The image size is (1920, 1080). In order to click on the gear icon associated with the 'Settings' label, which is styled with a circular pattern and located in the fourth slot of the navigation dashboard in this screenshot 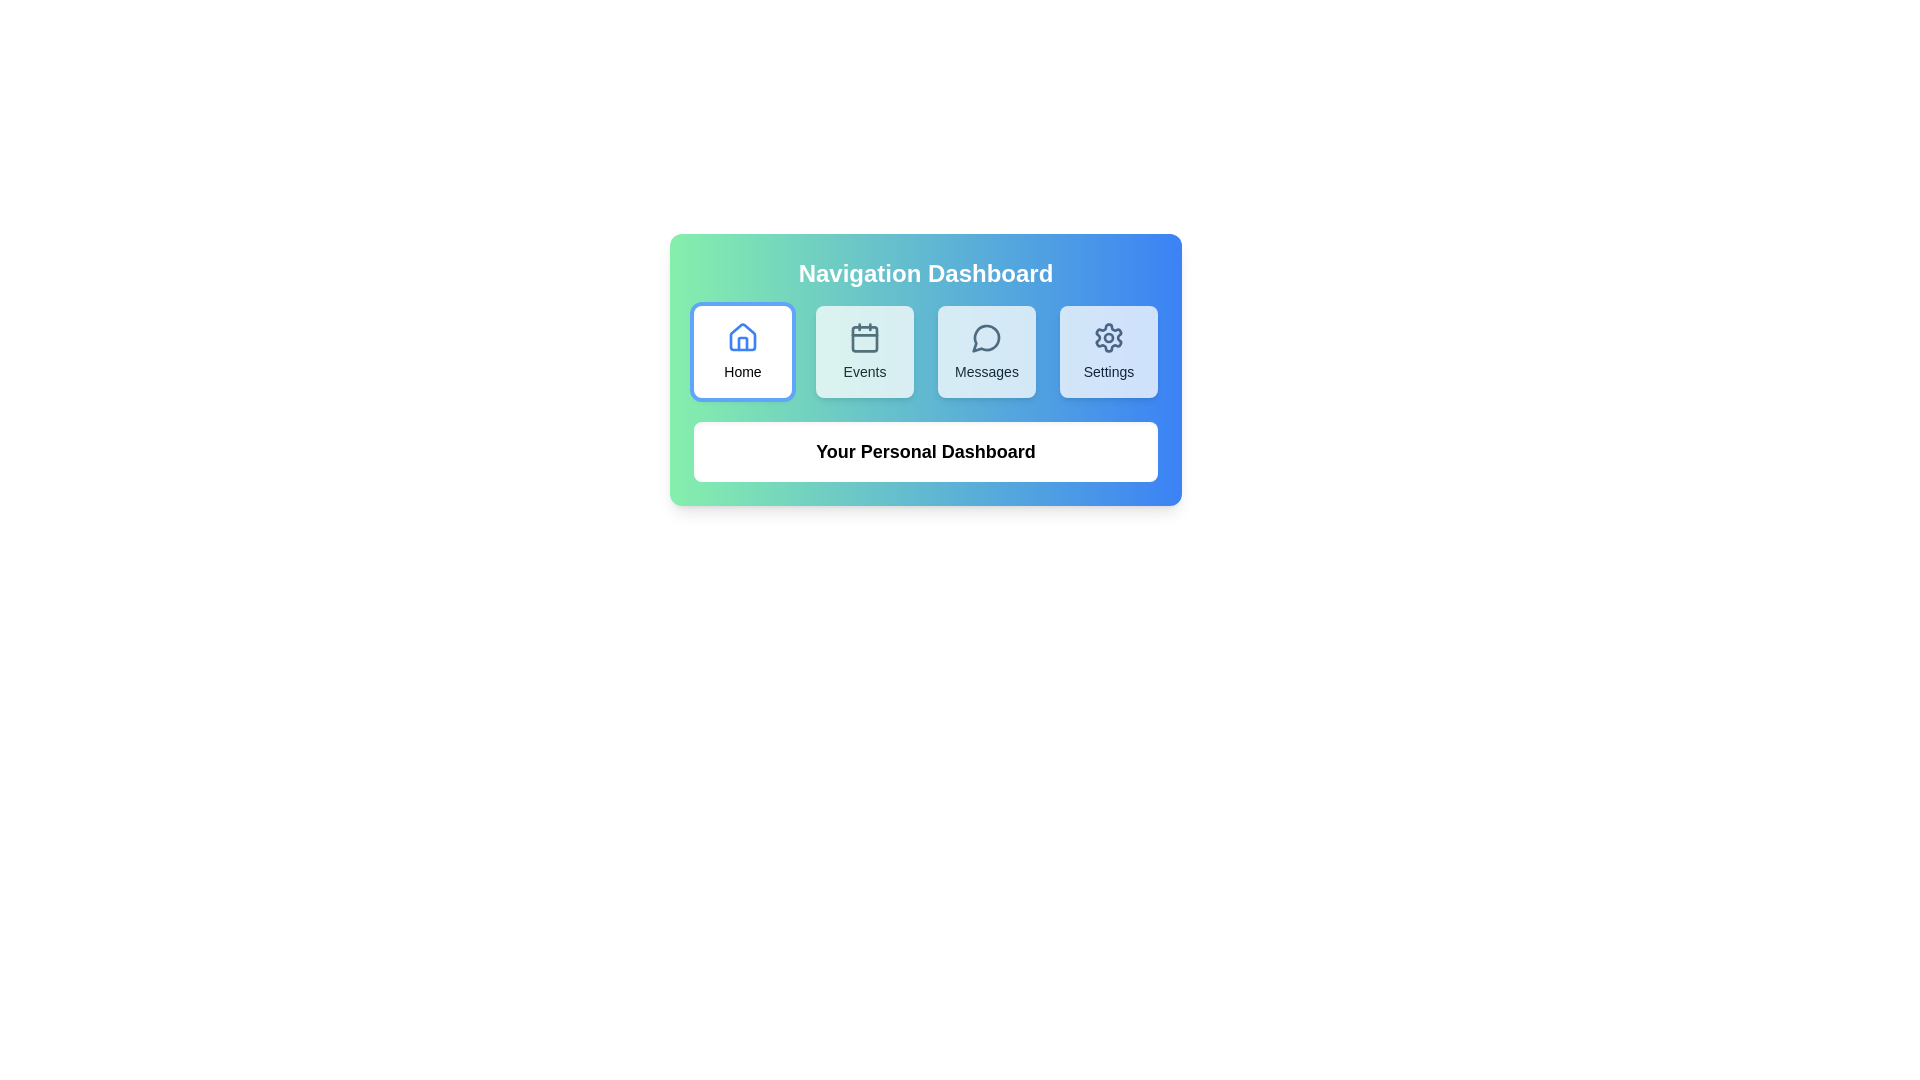, I will do `click(1107, 337)`.